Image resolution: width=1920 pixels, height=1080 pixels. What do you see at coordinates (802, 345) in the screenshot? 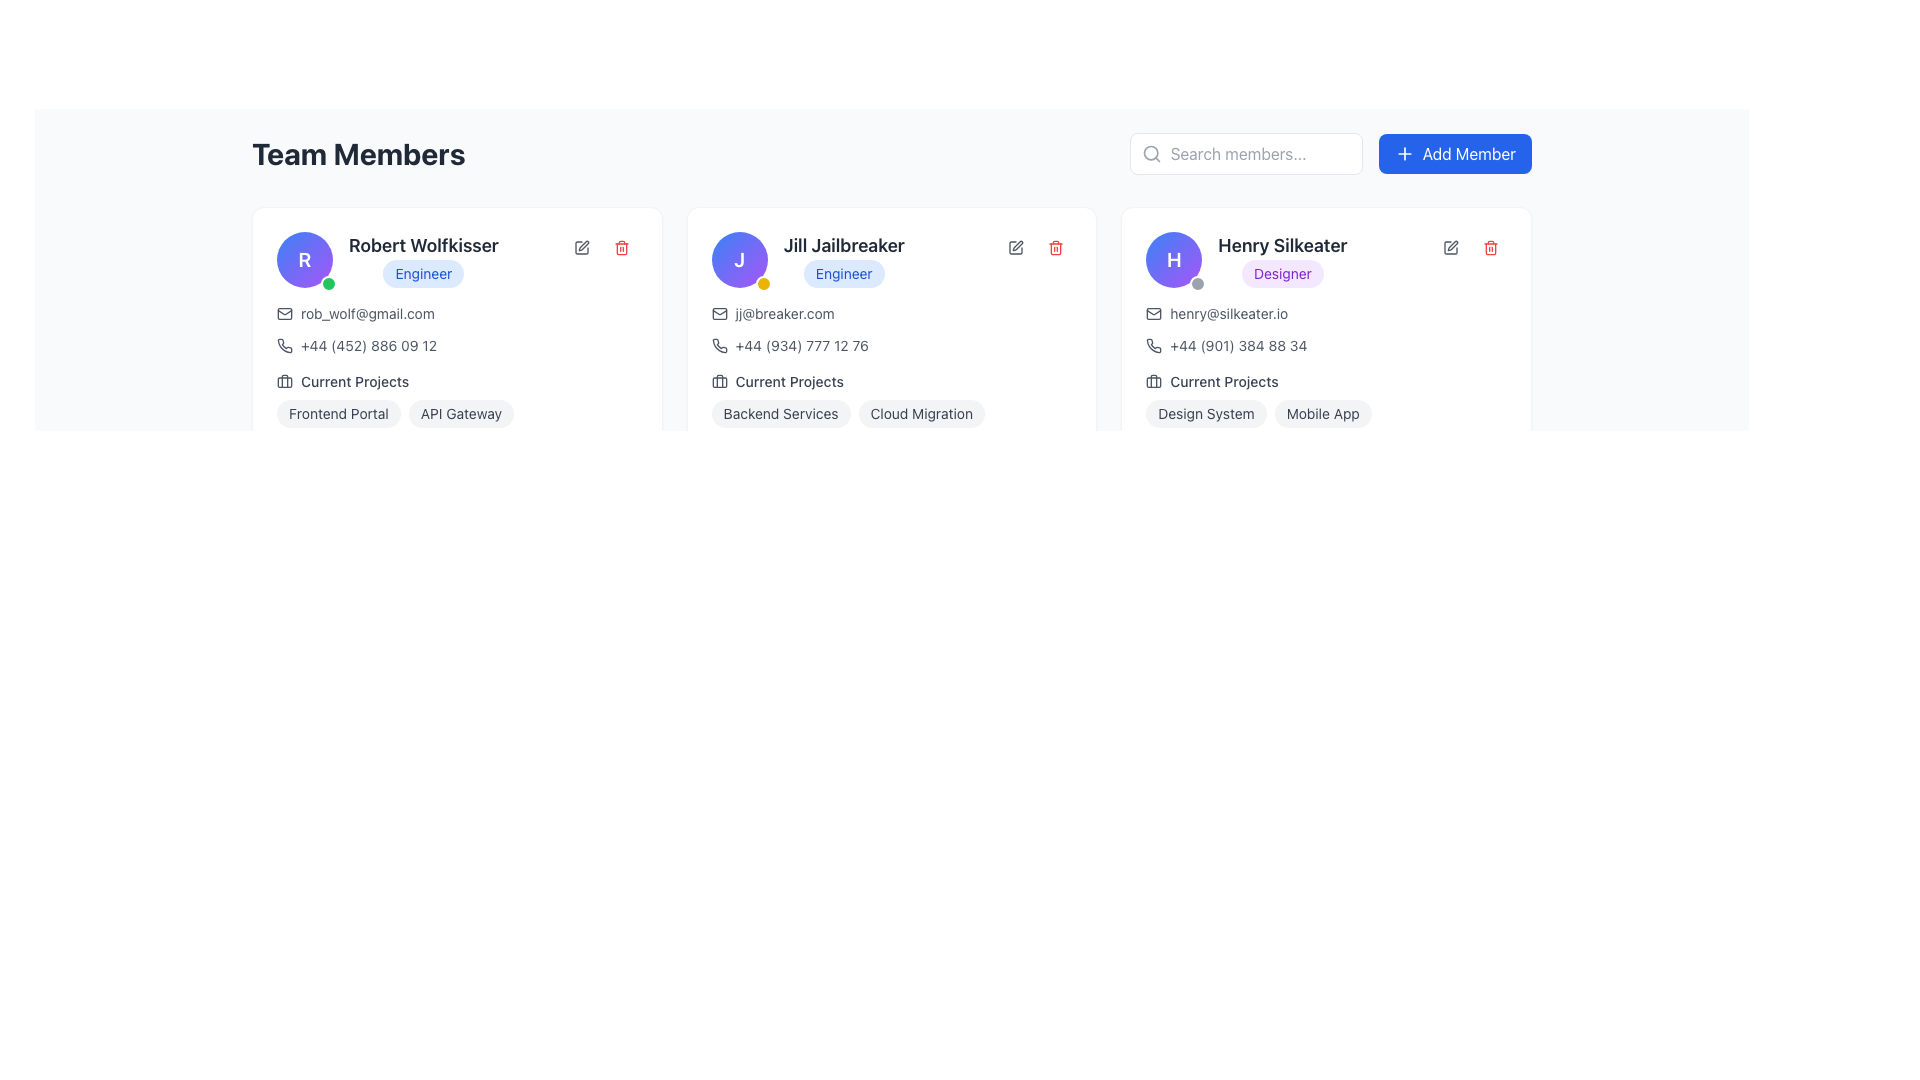
I see `the telephone number '+44 (934) 777 12 76' displayed in muted grayish font, part of the contact information for 'Jill Jailbreaker'` at bounding box center [802, 345].